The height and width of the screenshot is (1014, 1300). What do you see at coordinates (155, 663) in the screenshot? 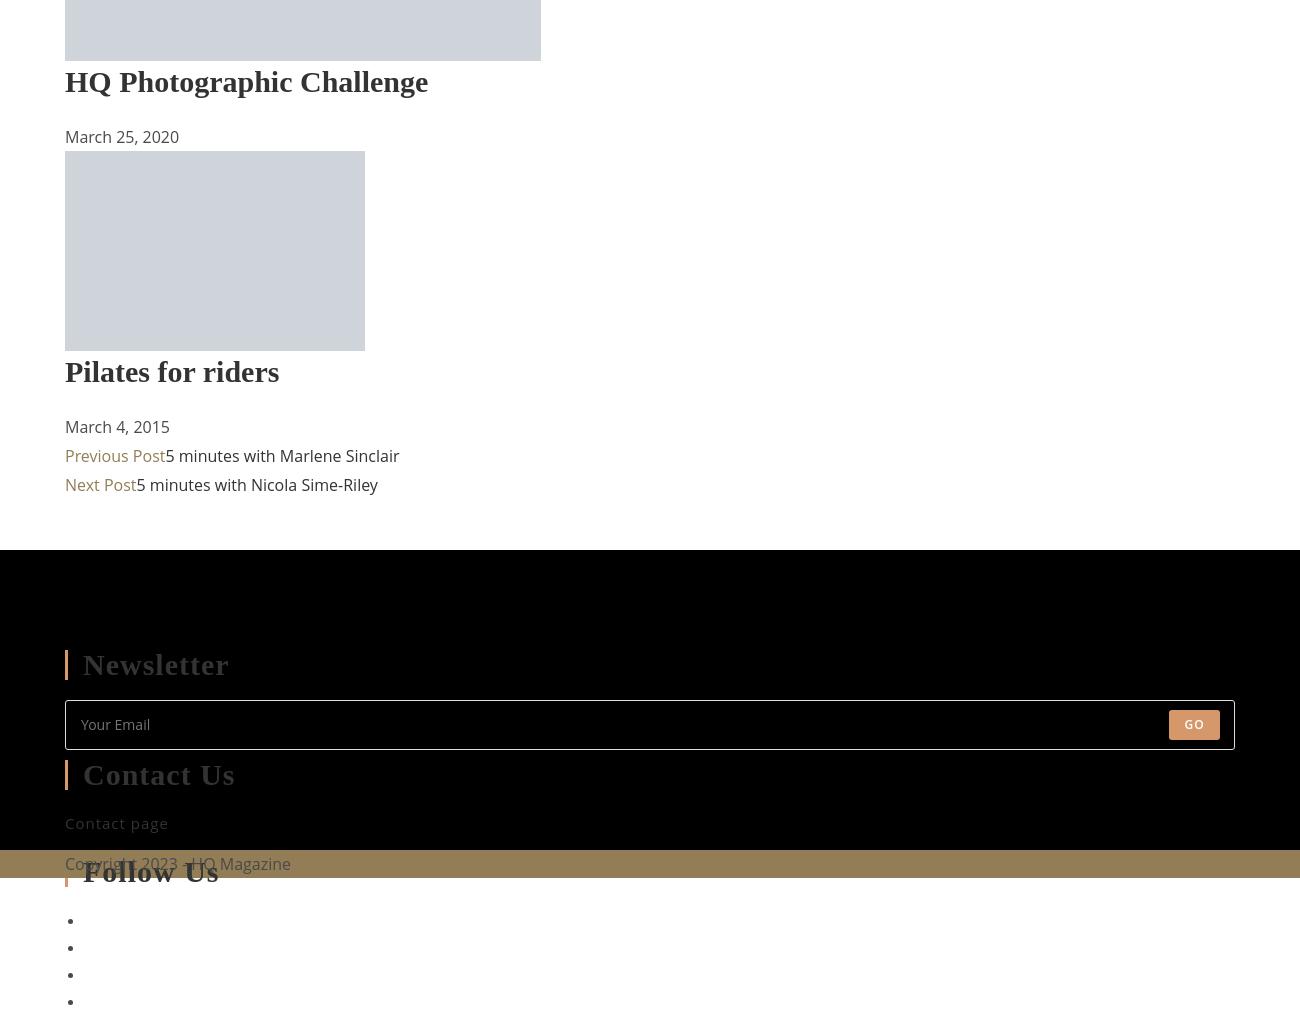
I see `'Newsletter'` at bounding box center [155, 663].